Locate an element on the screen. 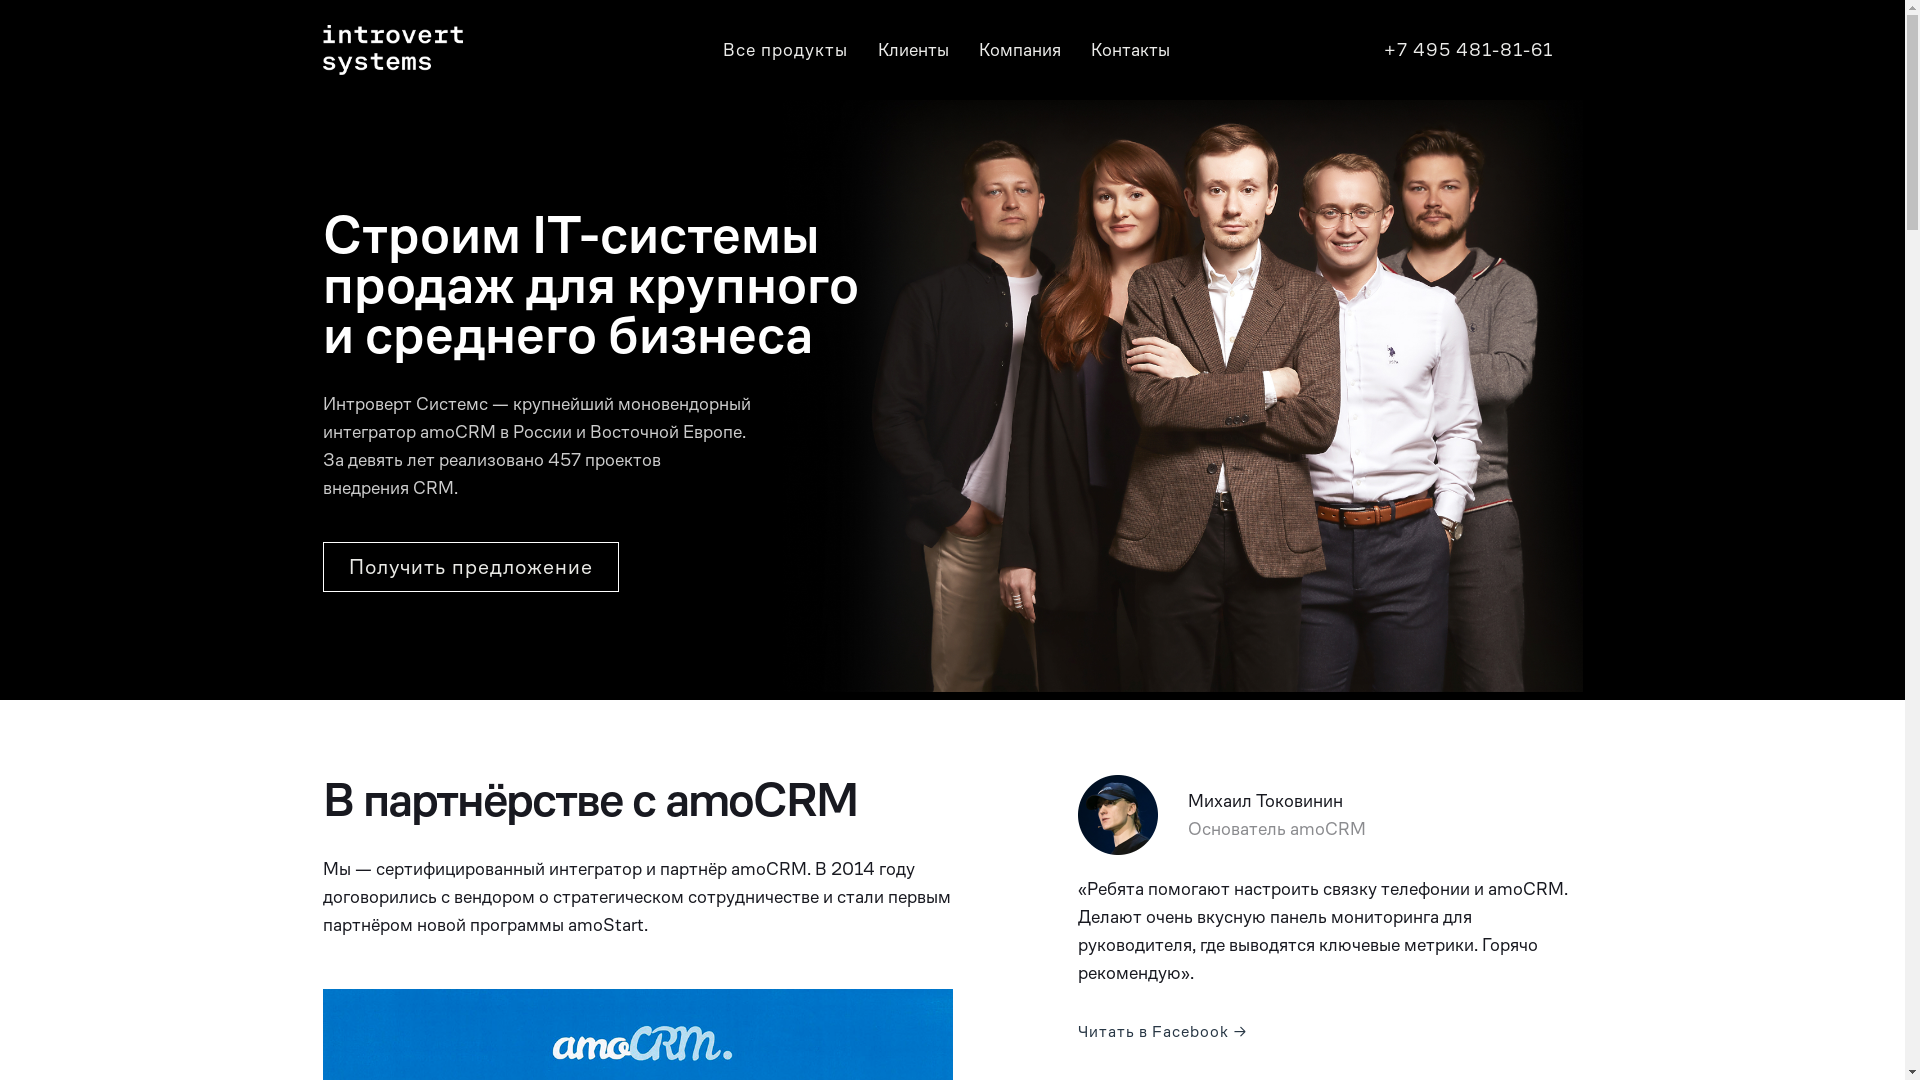 This screenshot has width=1920, height=1080. '+7 495 481-81-61' is located at coordinates (1382, 49).